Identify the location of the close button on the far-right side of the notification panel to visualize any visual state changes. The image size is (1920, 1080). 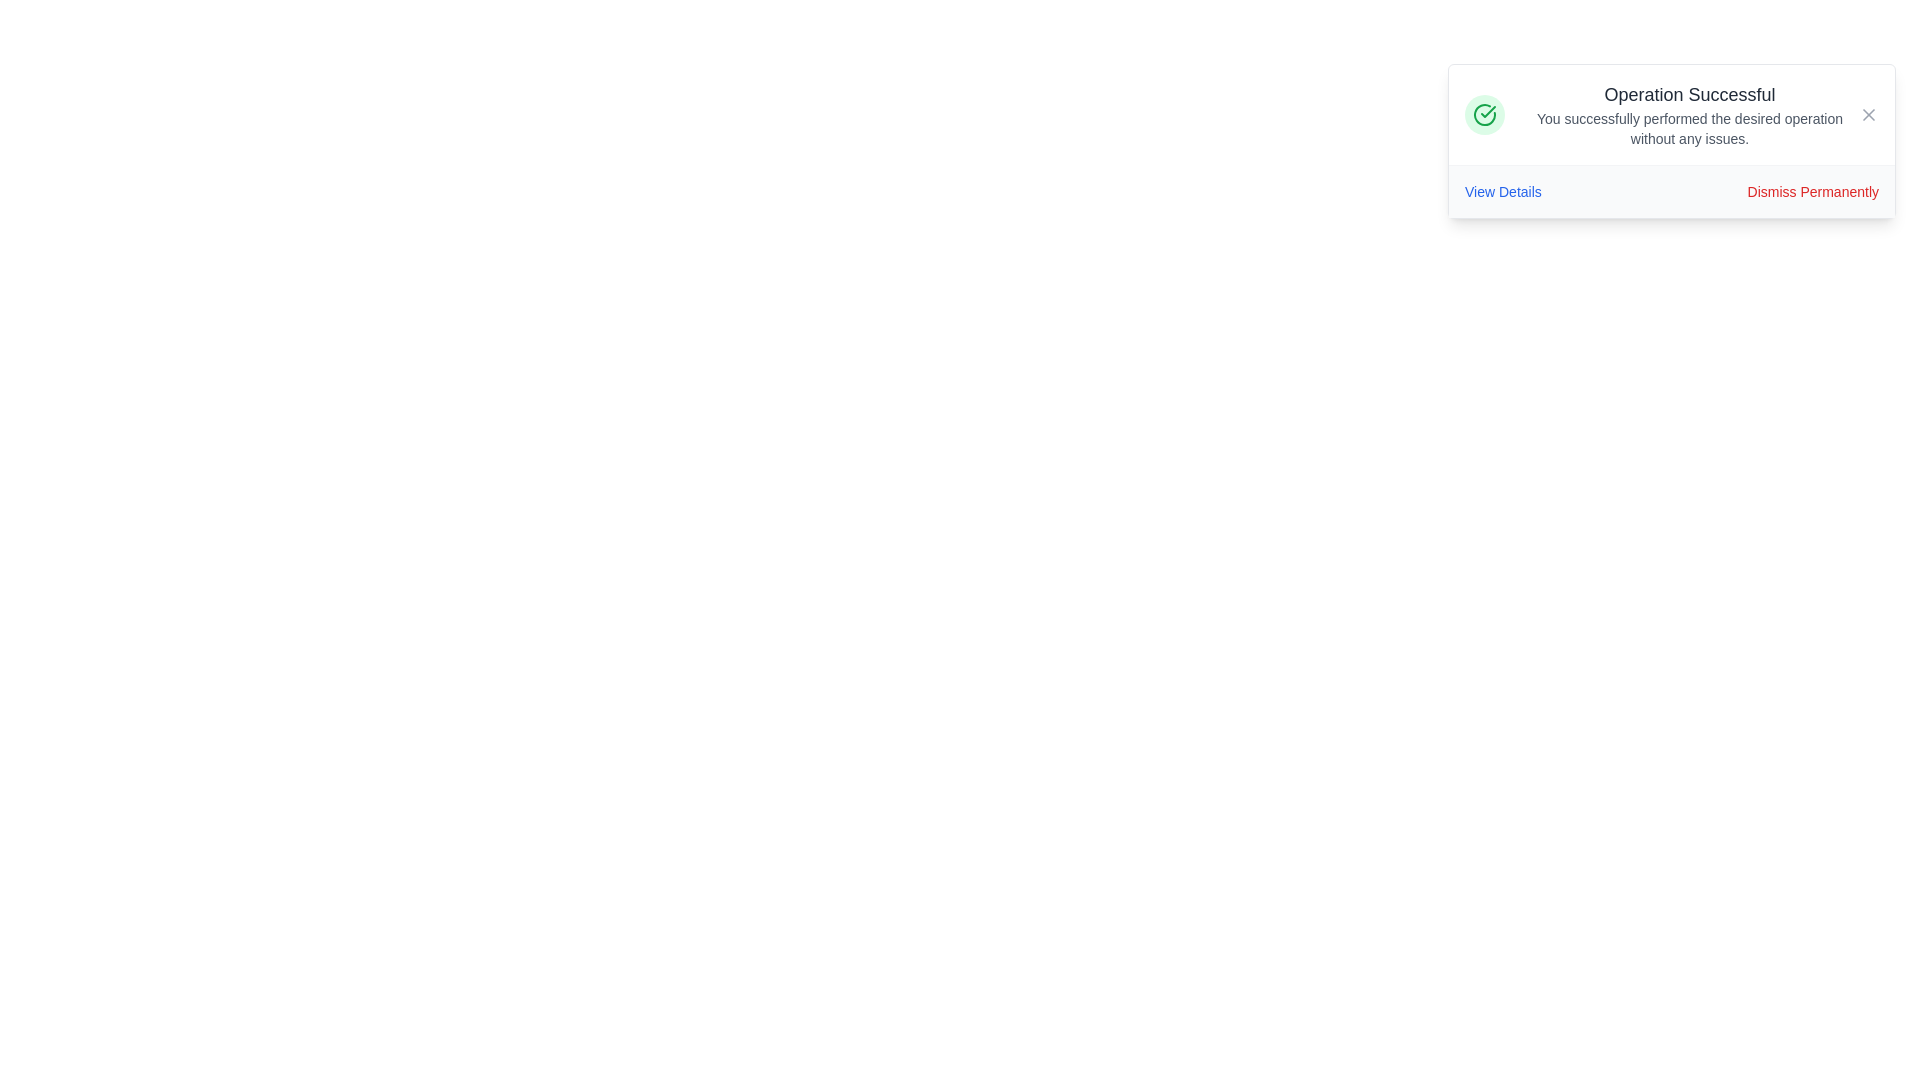
(1867, 115).